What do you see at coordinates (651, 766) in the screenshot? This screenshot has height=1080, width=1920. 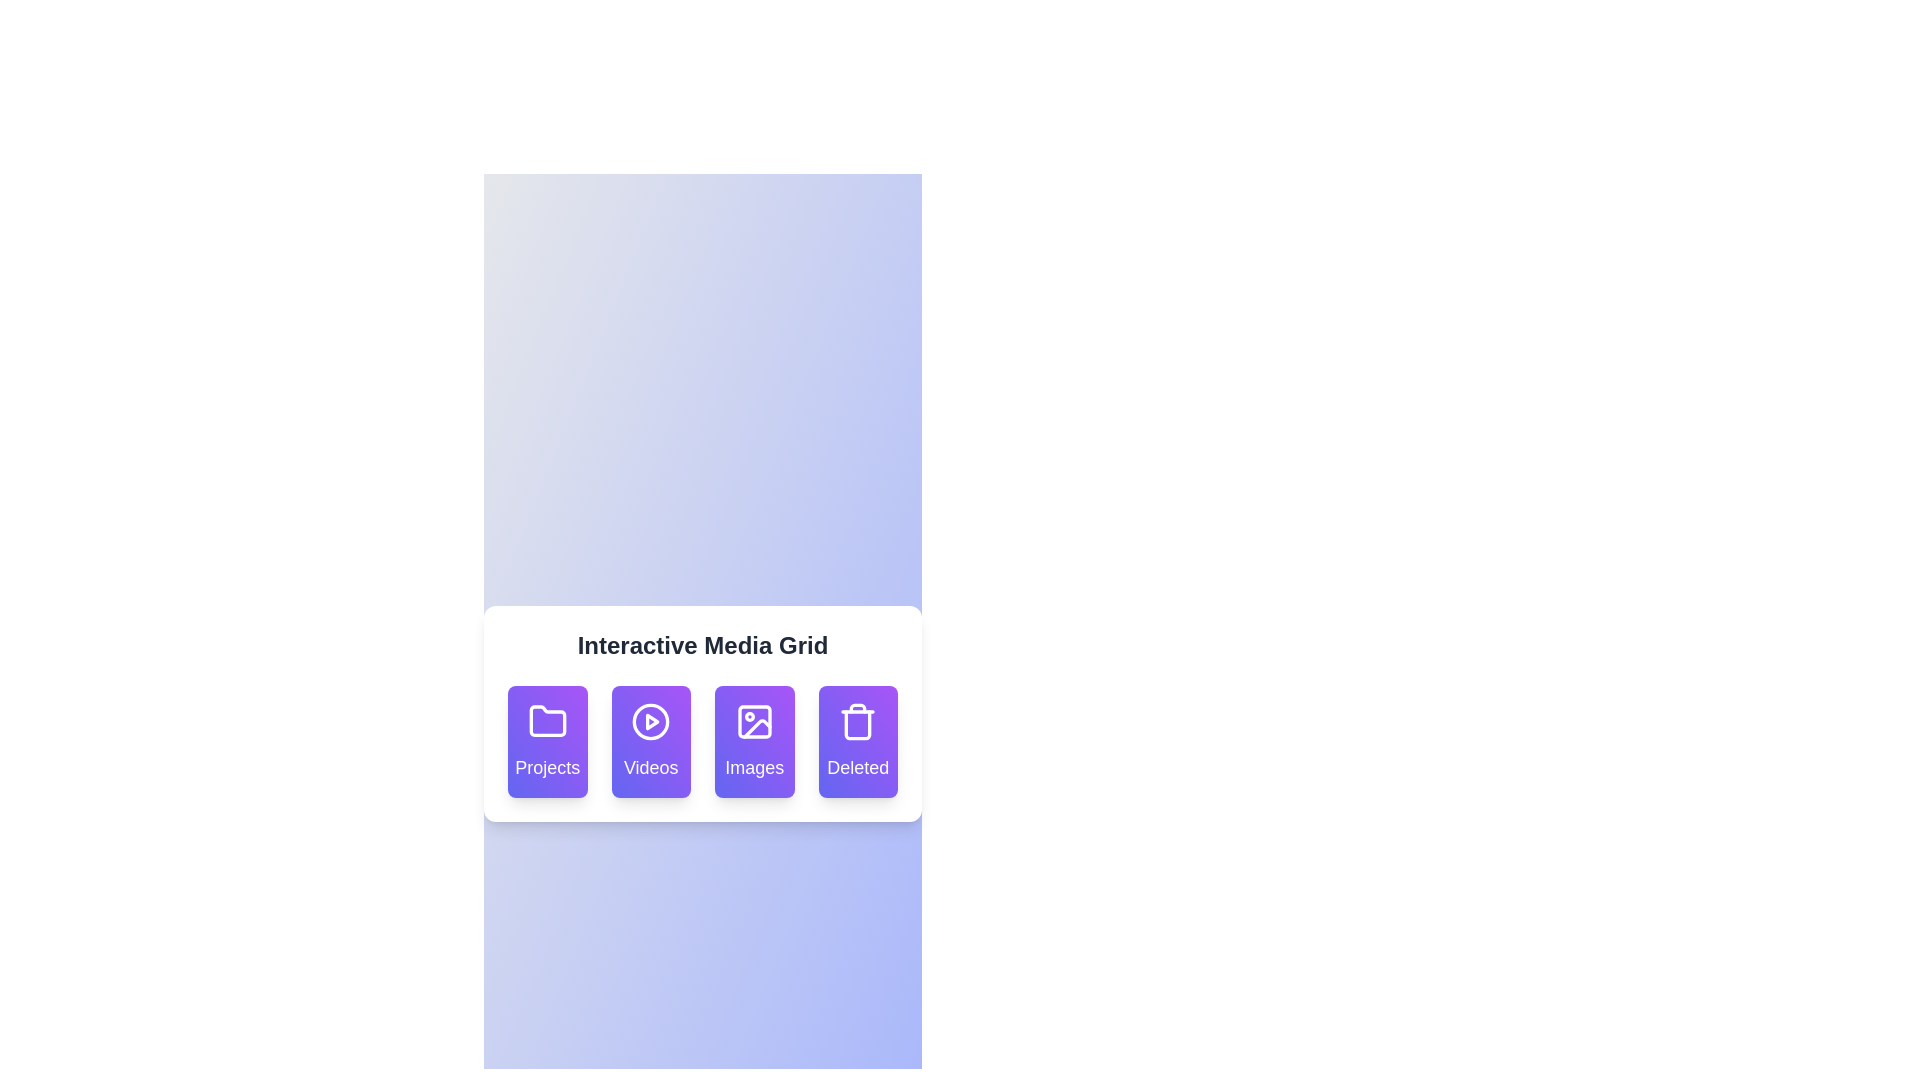 I see `text of the descriptive label located in the second card of the 'Interactive Media Grid' underneath the play icon` at bounding box center [651, 766].